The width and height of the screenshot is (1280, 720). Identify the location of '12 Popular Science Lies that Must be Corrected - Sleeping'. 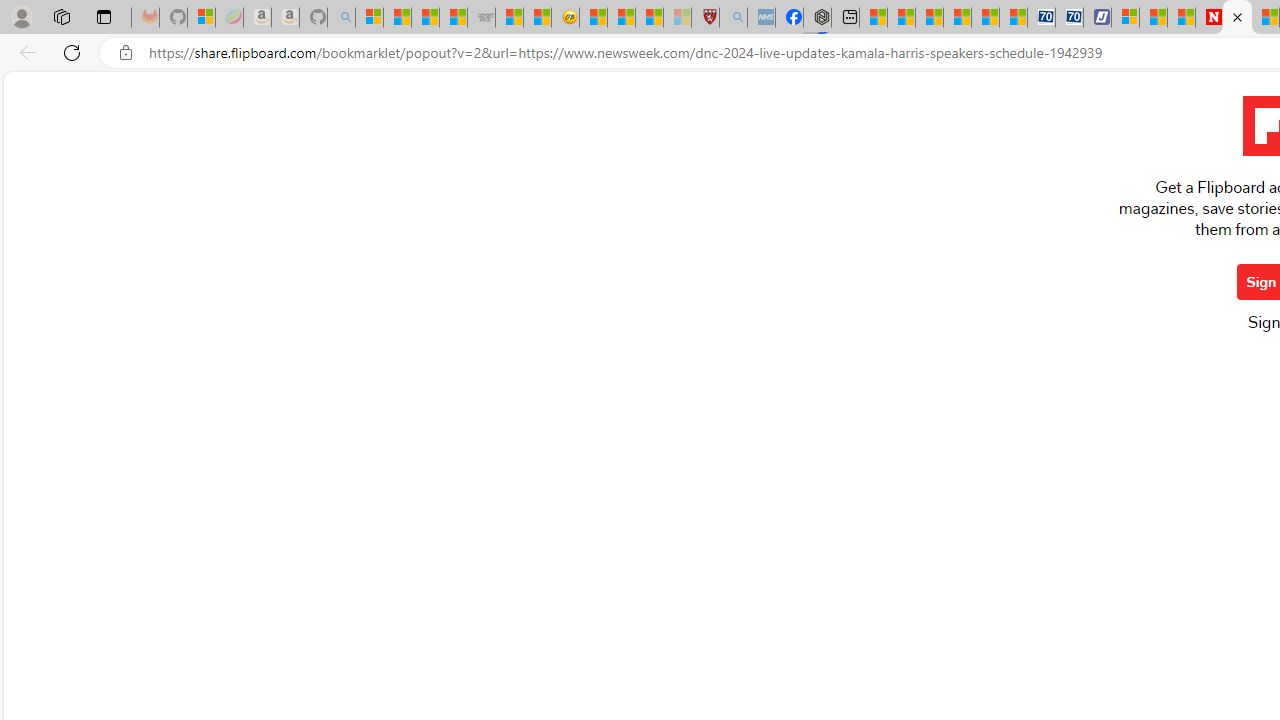
(677, 17).